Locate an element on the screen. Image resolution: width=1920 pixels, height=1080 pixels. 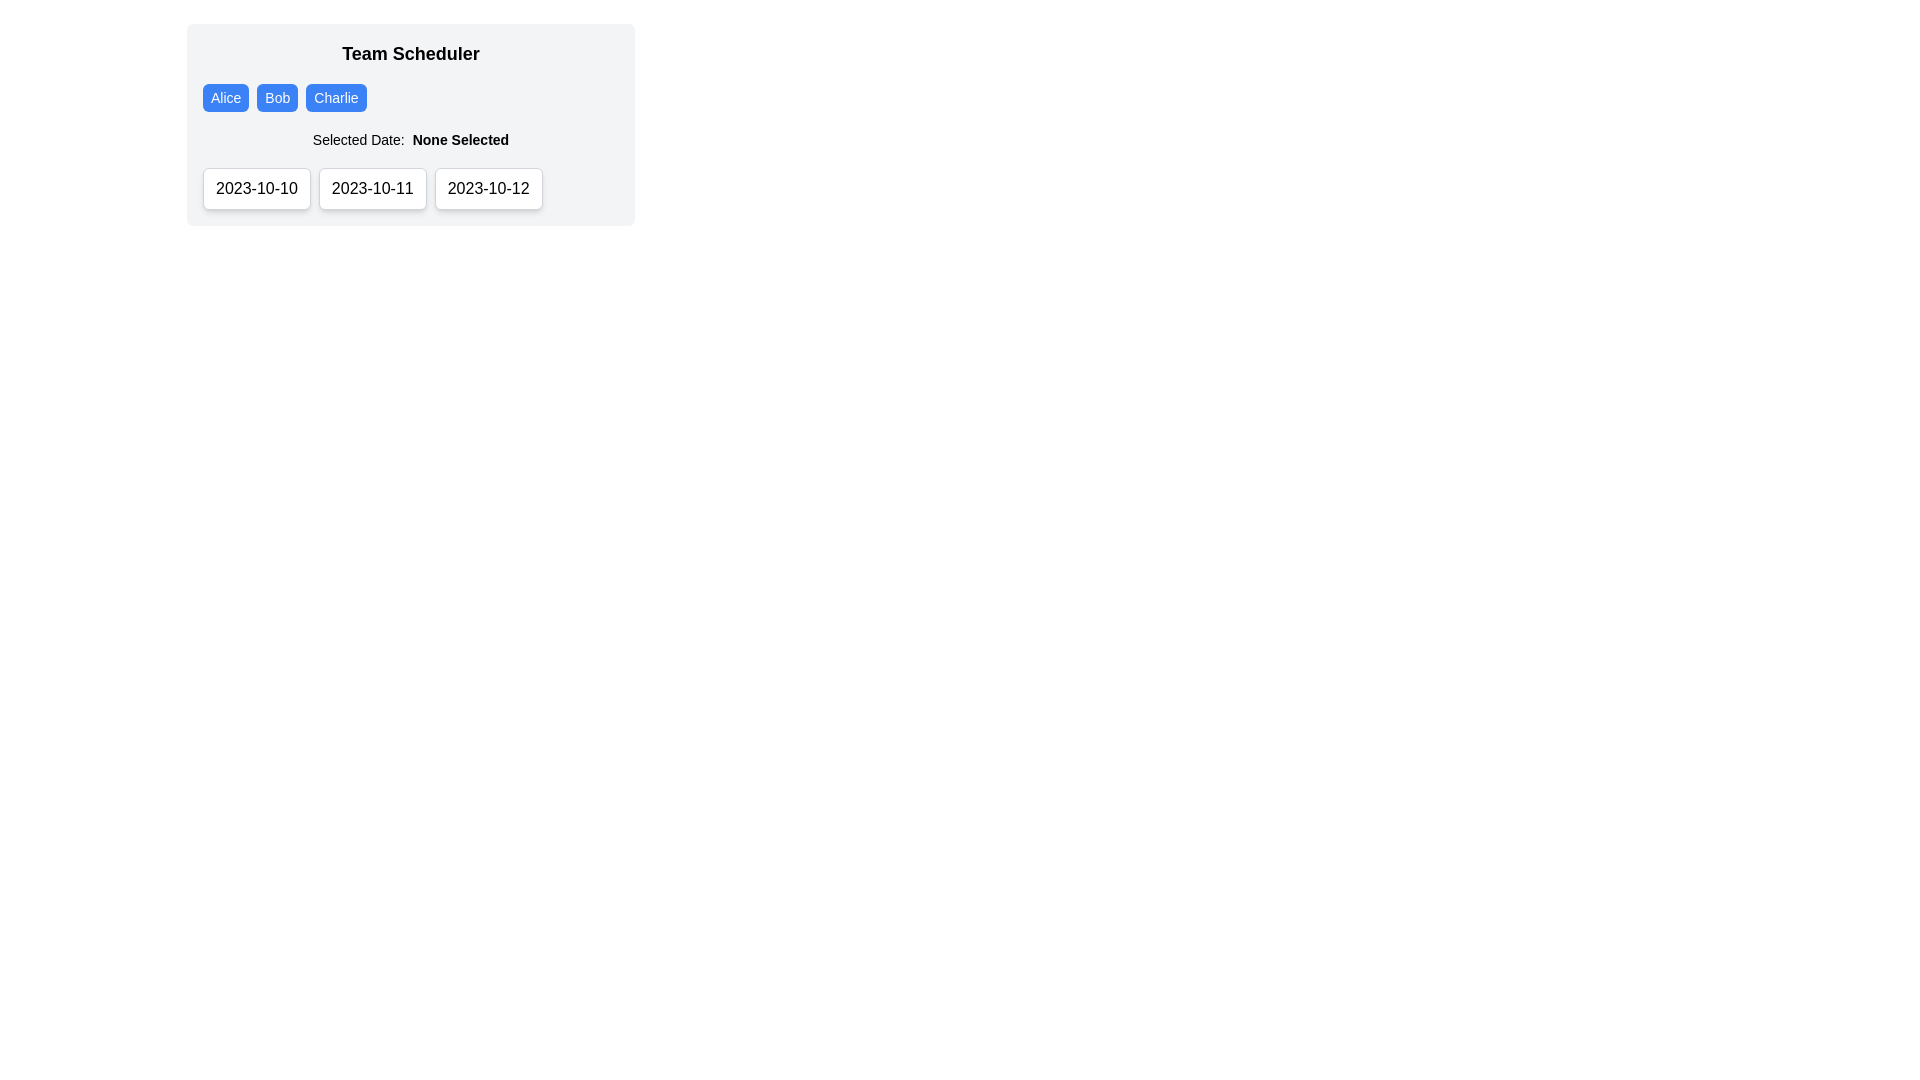
the date selection button located below the 'Selected Date: None Selected' label, which is the leftmost button in a group of three is located at coordinates (255, 189).